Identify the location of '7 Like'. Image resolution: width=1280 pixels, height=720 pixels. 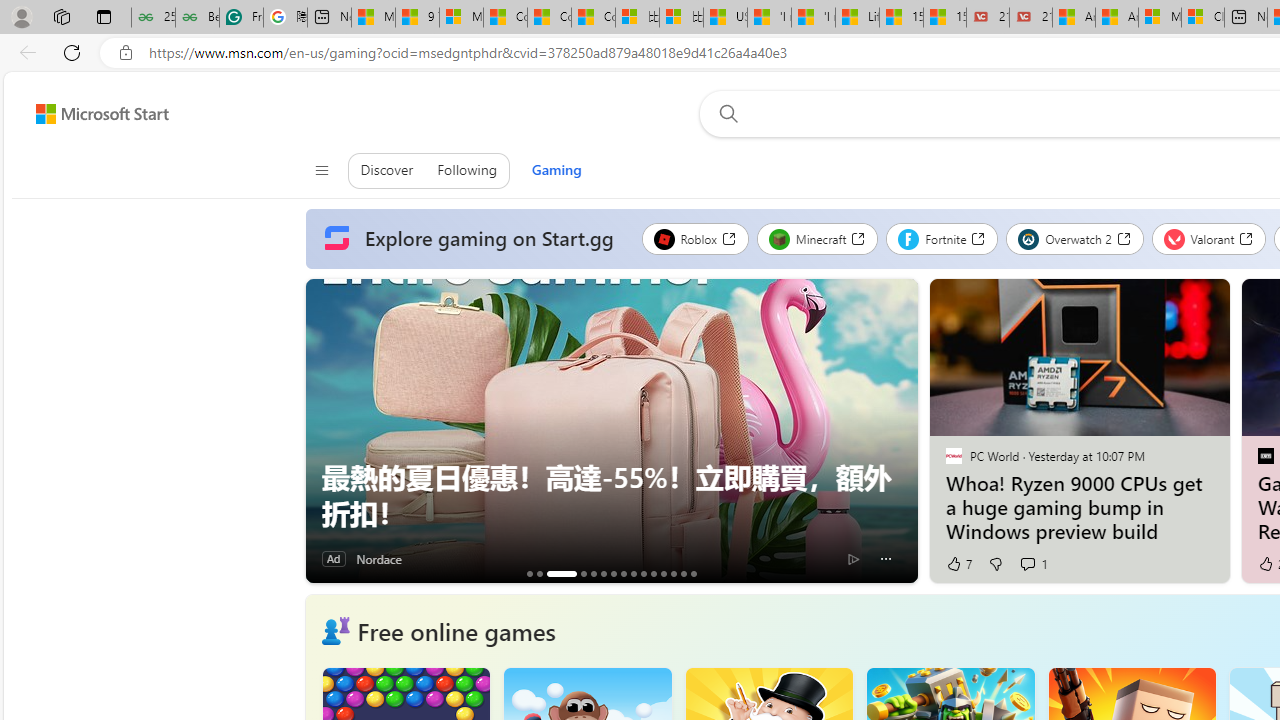
(957, 564).